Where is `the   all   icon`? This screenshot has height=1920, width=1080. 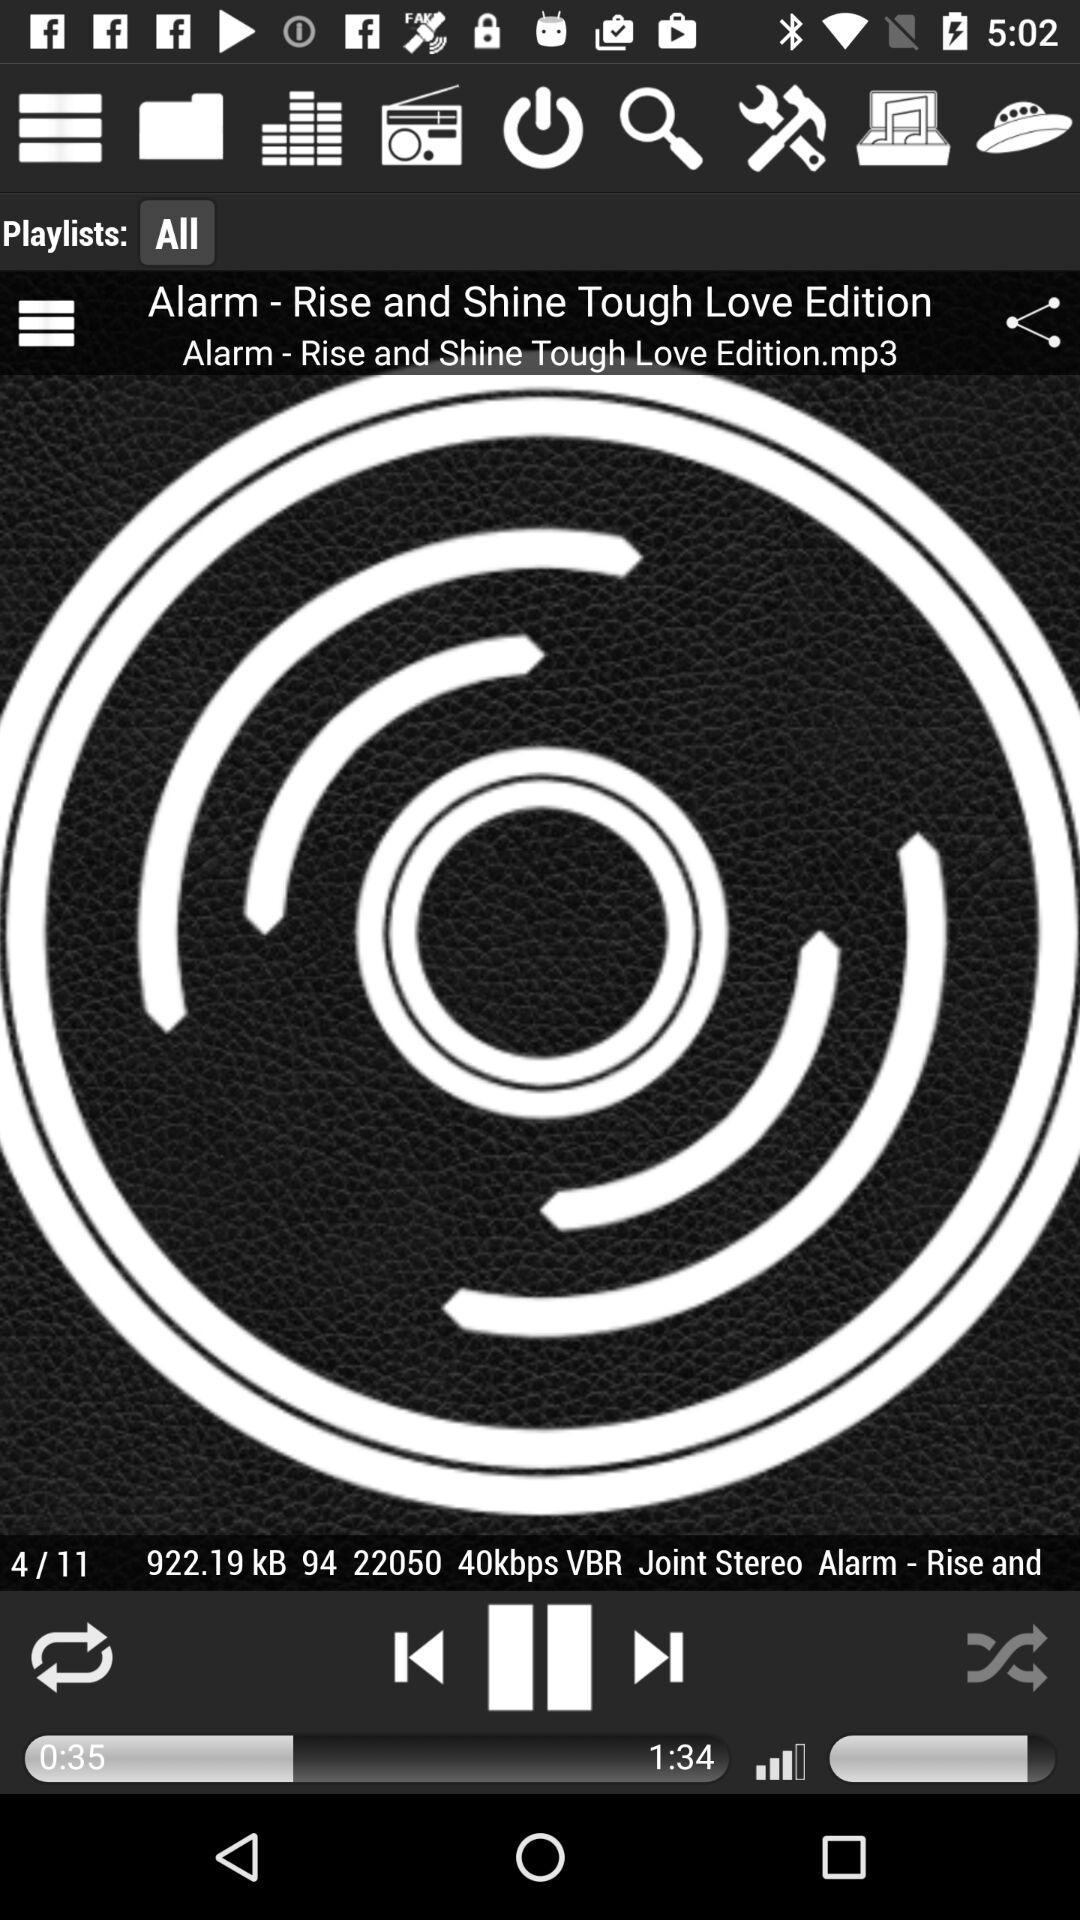 the   all   icon is located at coordinates (176, 232).